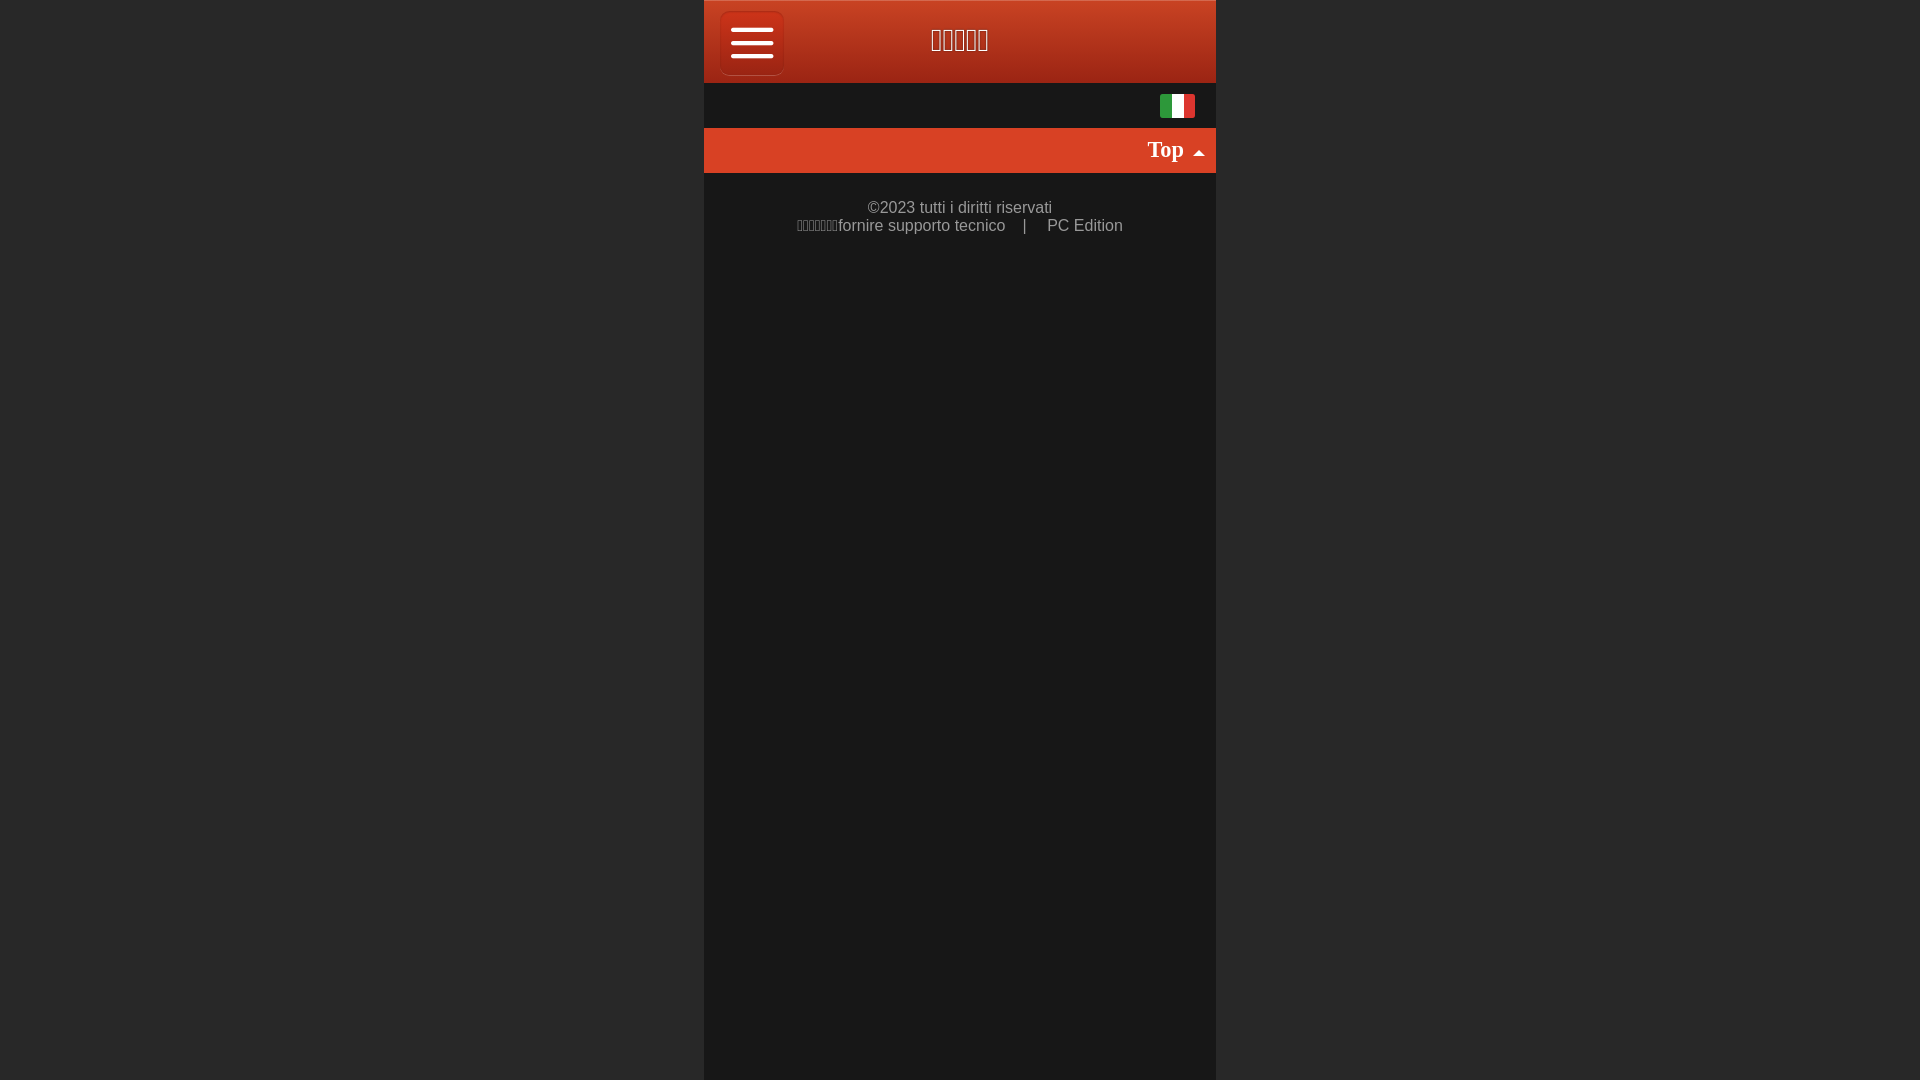 Image resolution: width=1920 pixels, height=1080 pixels. I want to click on 'PC Edition', so click(1045, 225).